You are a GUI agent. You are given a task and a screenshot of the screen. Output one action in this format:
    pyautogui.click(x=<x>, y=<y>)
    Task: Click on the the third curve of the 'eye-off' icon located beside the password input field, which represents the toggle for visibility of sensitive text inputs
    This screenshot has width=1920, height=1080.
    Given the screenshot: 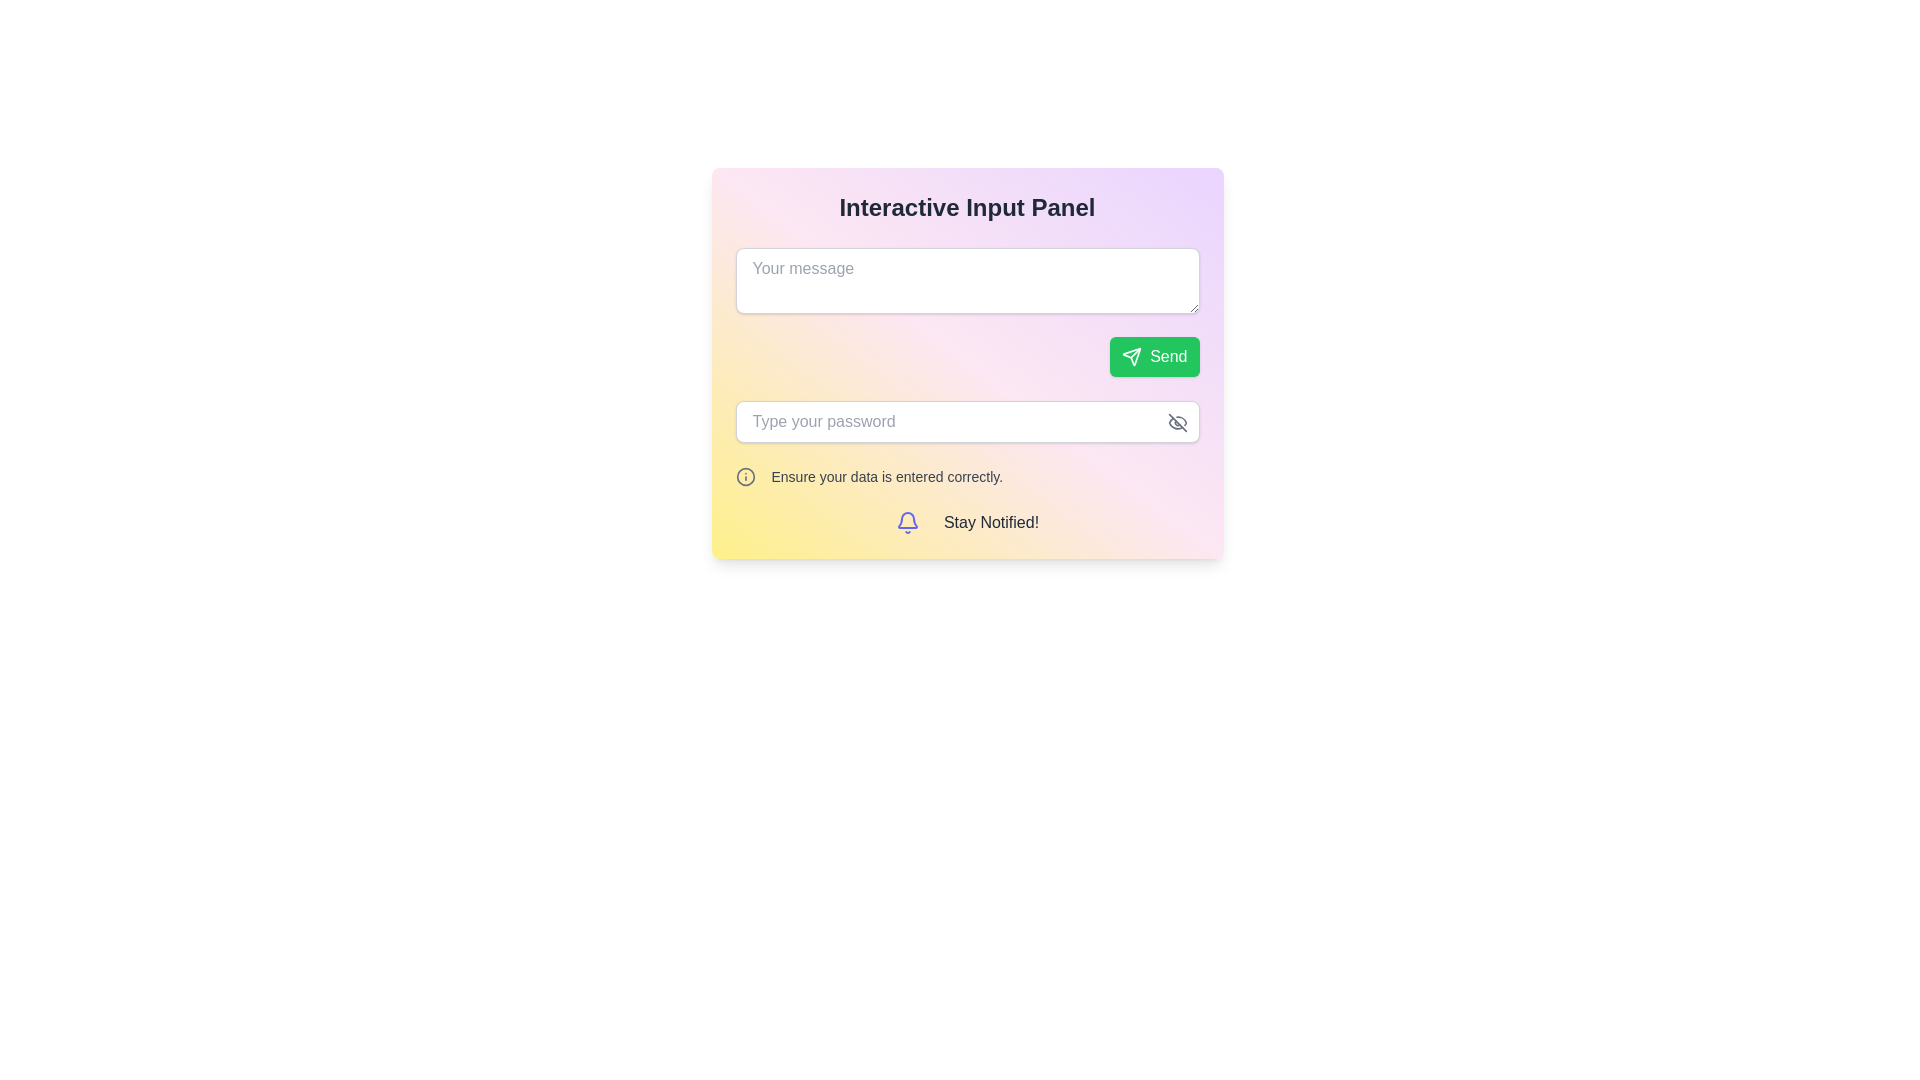 What is the action you would take?
    pyautogui.click(x=1175, y=422)
    